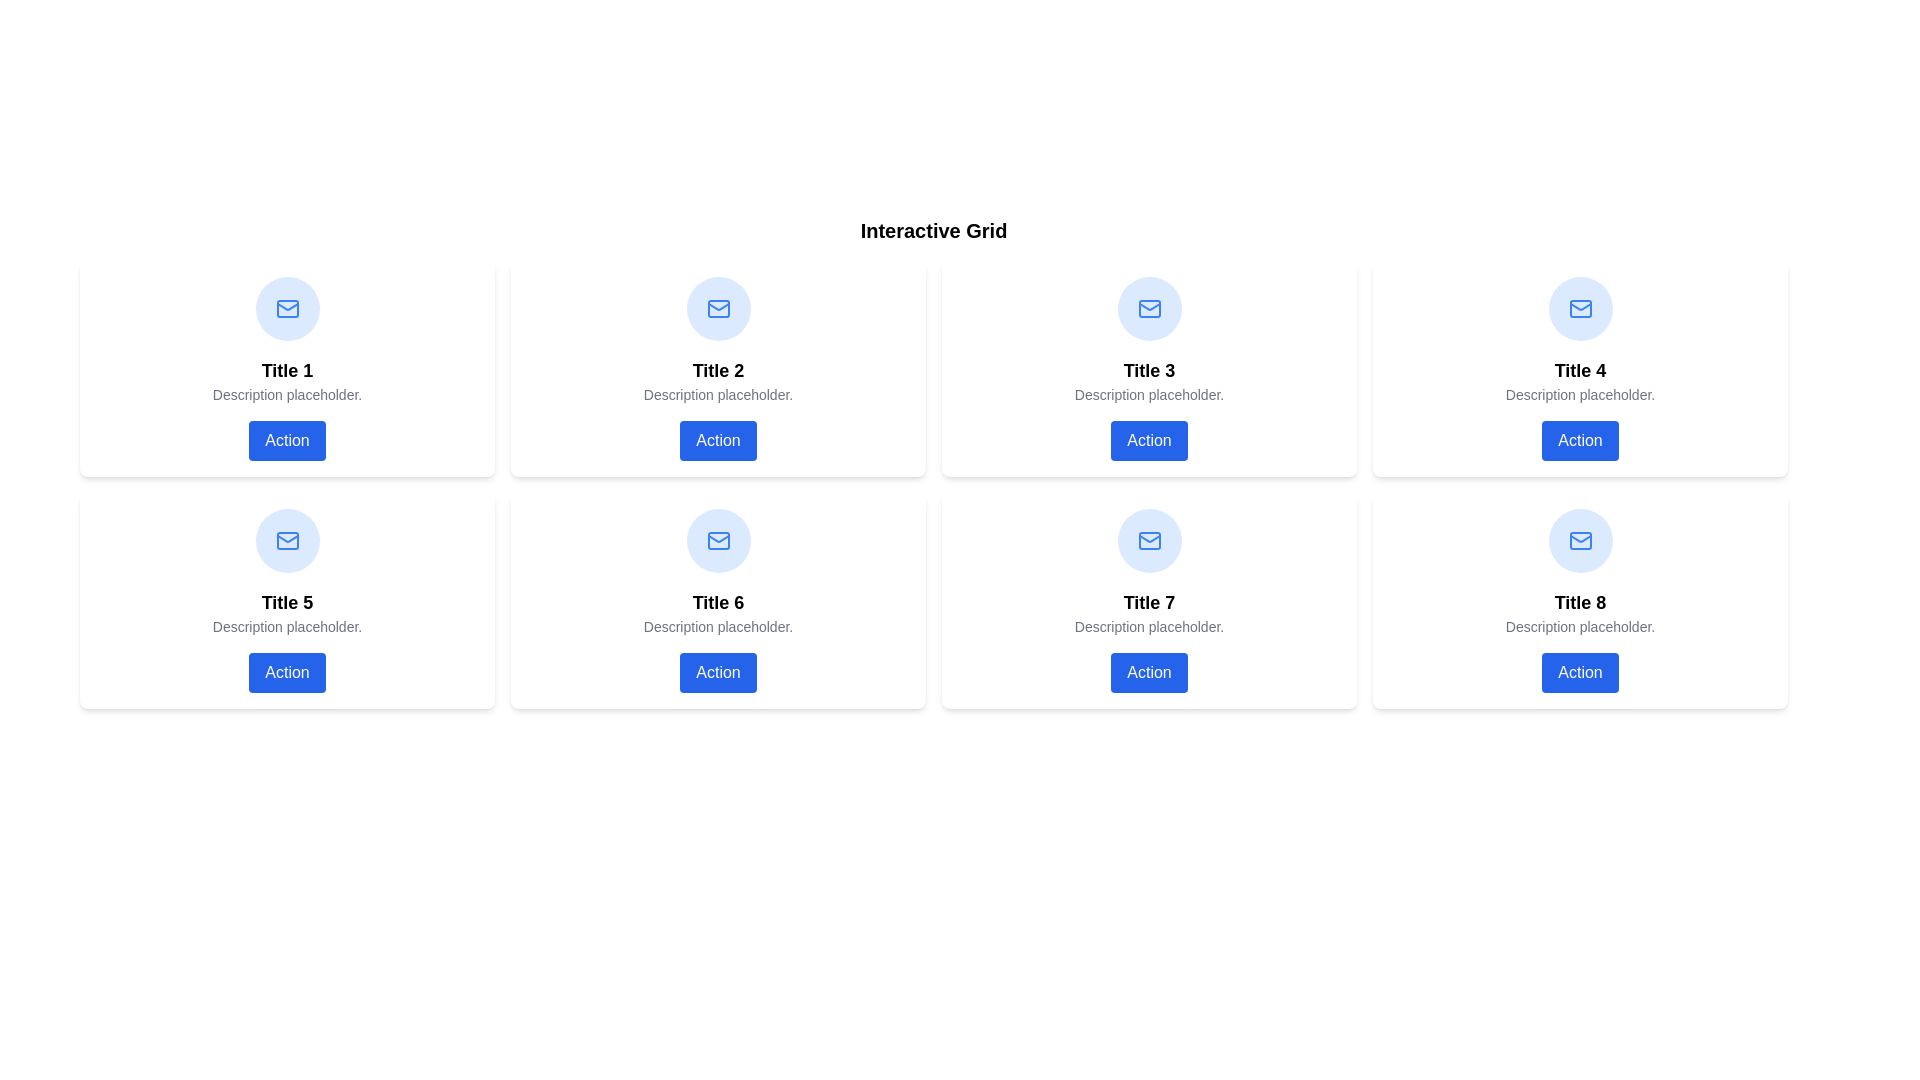  What do you see at coordinates (1579, 601) in the screenshot?
I see `the 'Title 8' text label, which is styled in bold and slightly larger font size, located in the last card of the interactive grid layout in the bottom-right corner` at bounding box center [1579, 601].